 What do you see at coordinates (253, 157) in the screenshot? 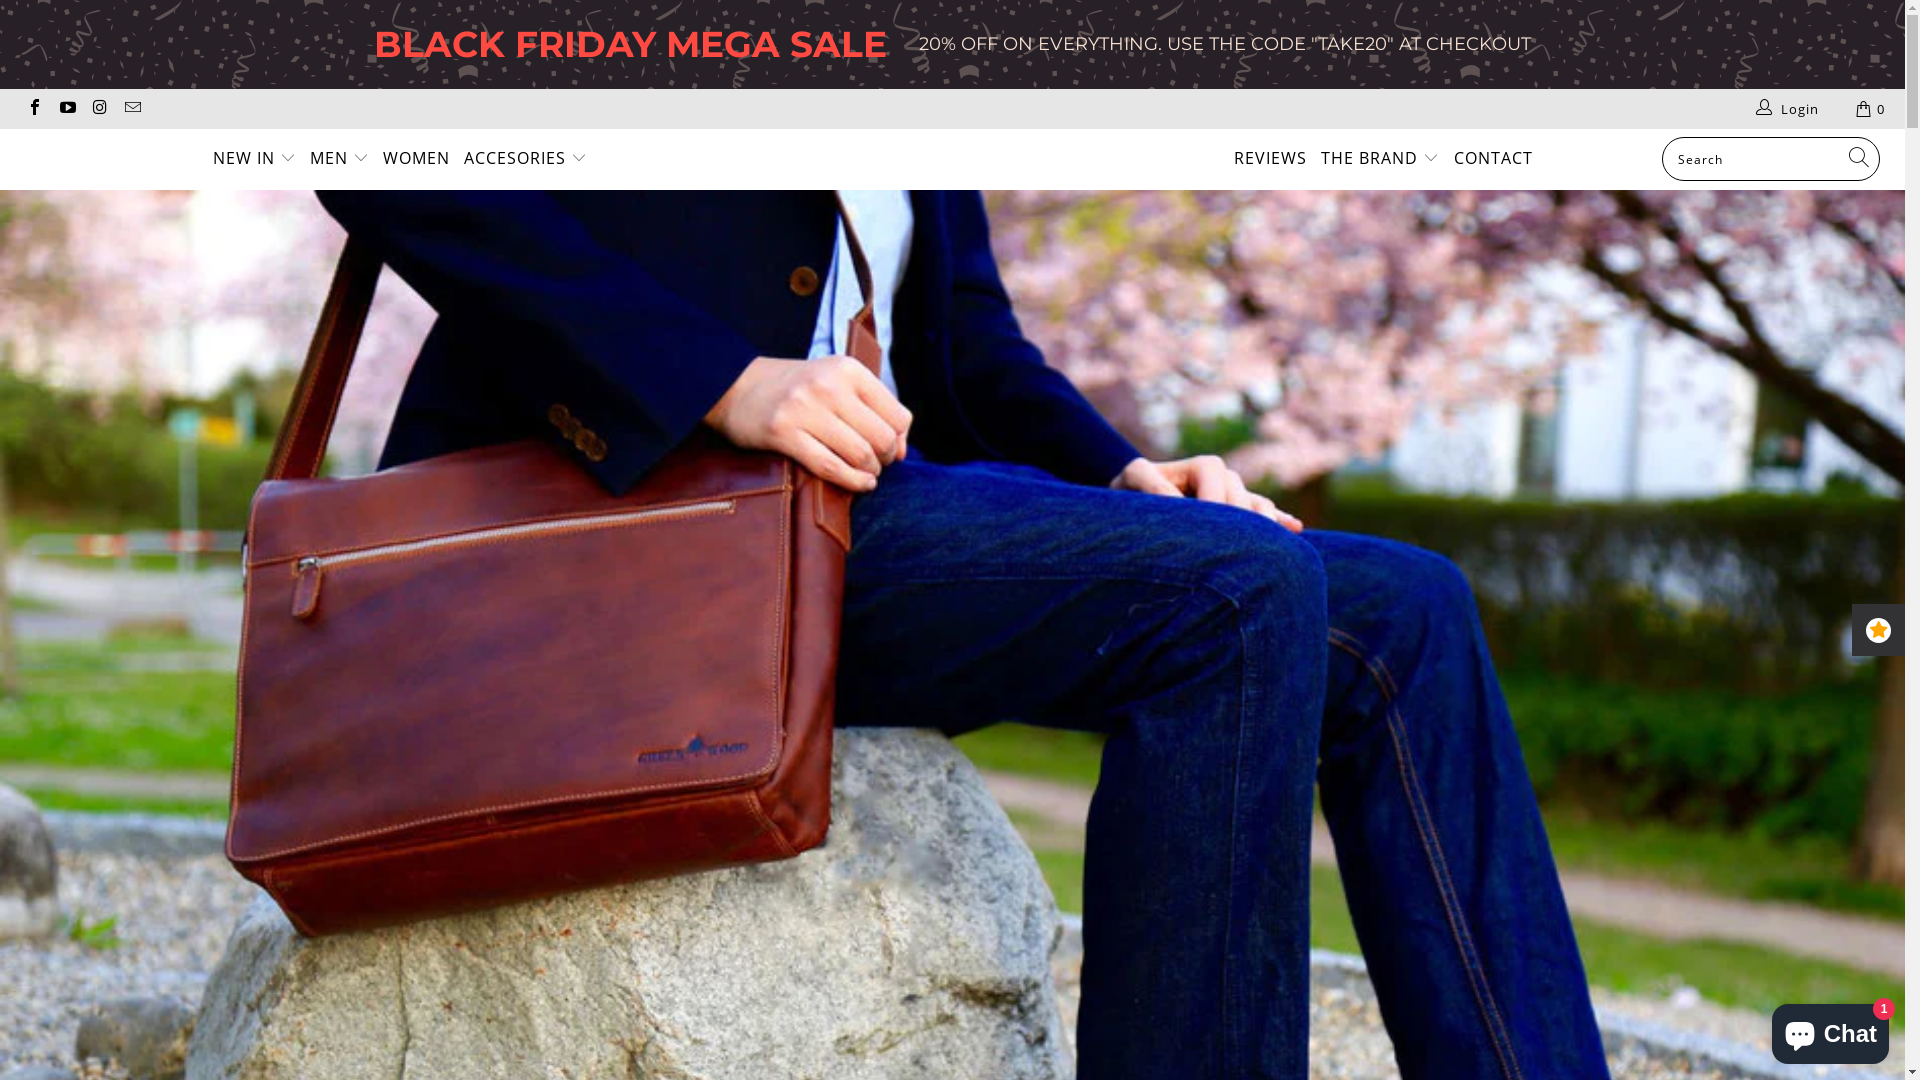
I see `'NEW IN'` at bounding box center [253, 157].